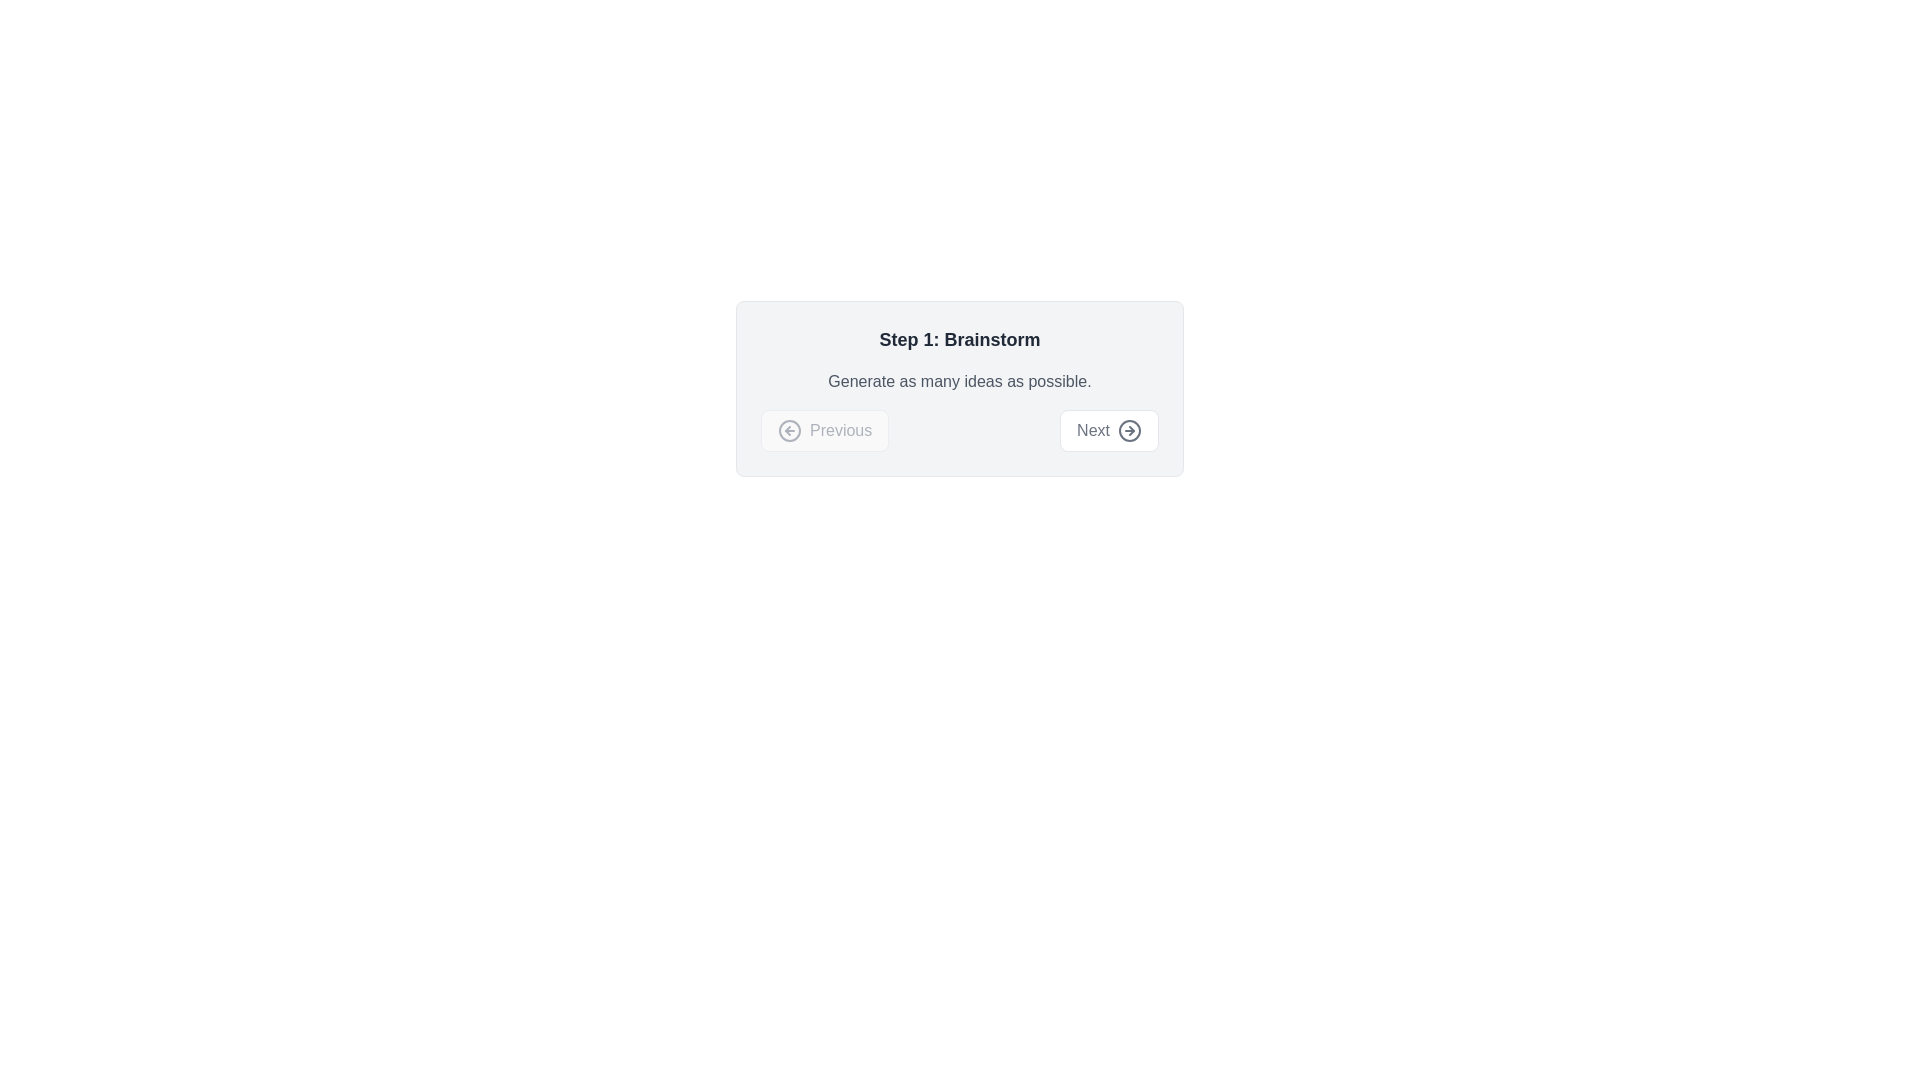  Describe the element at coordinates (1129, 430) in the screenshot. I see `the circular icon with a right-facing arrow within the 'Next' button located at the bottom right of the dialog box` at that location.